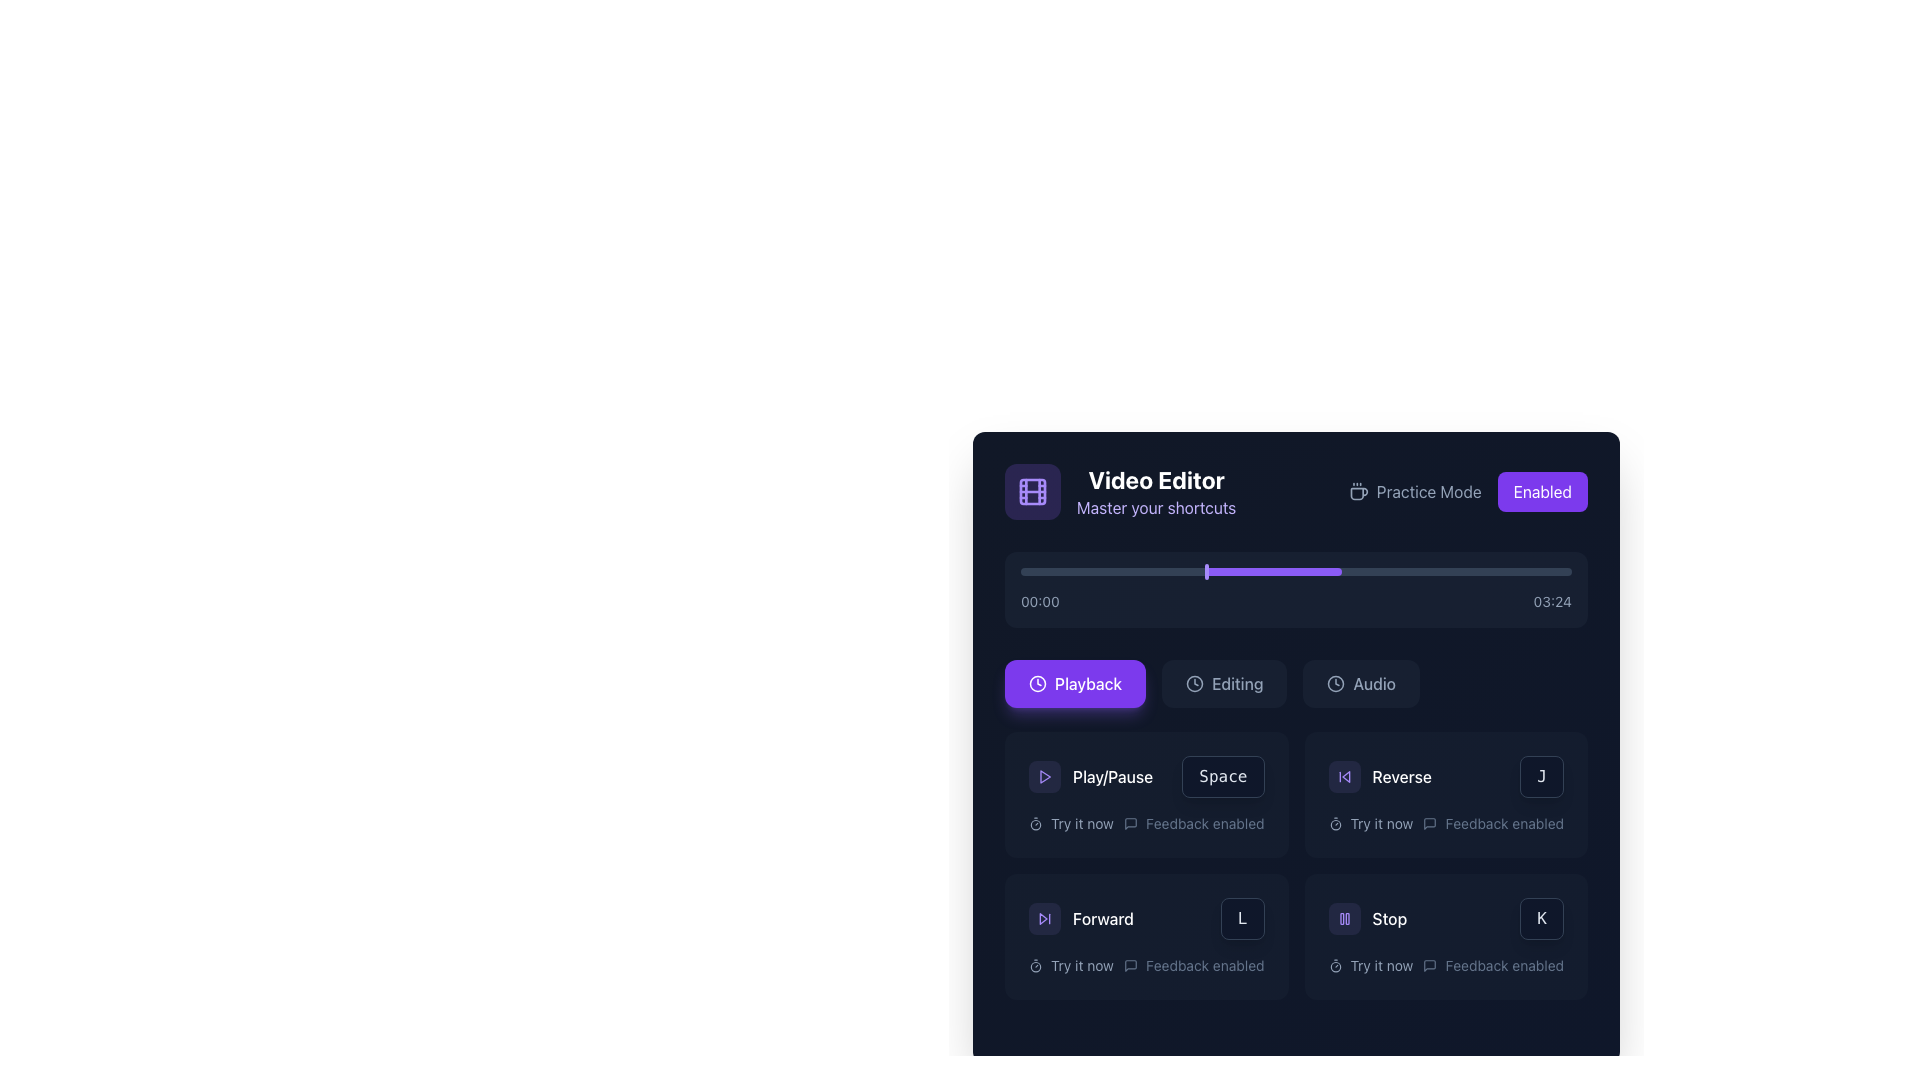 The height and width of the screenshot is (1080, 1920). I want to click on the actionable label located in the bottom-right quadrant of the interface, positioned under the 'Stop' button, so click(1380, 964).